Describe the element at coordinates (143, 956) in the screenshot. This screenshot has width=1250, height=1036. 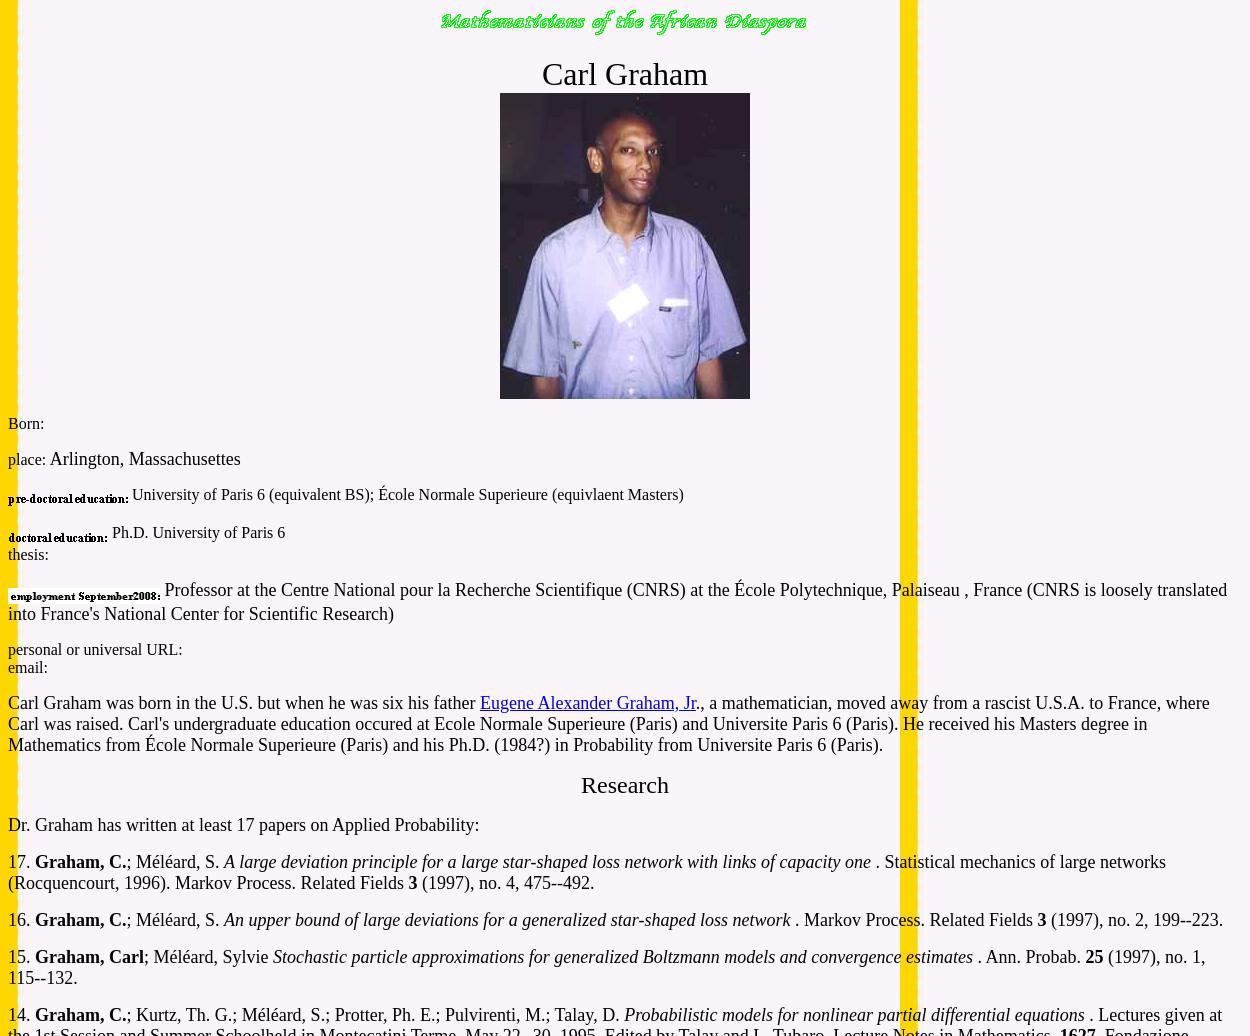
I see `'; Méléard,
Sylvie'` at that location.